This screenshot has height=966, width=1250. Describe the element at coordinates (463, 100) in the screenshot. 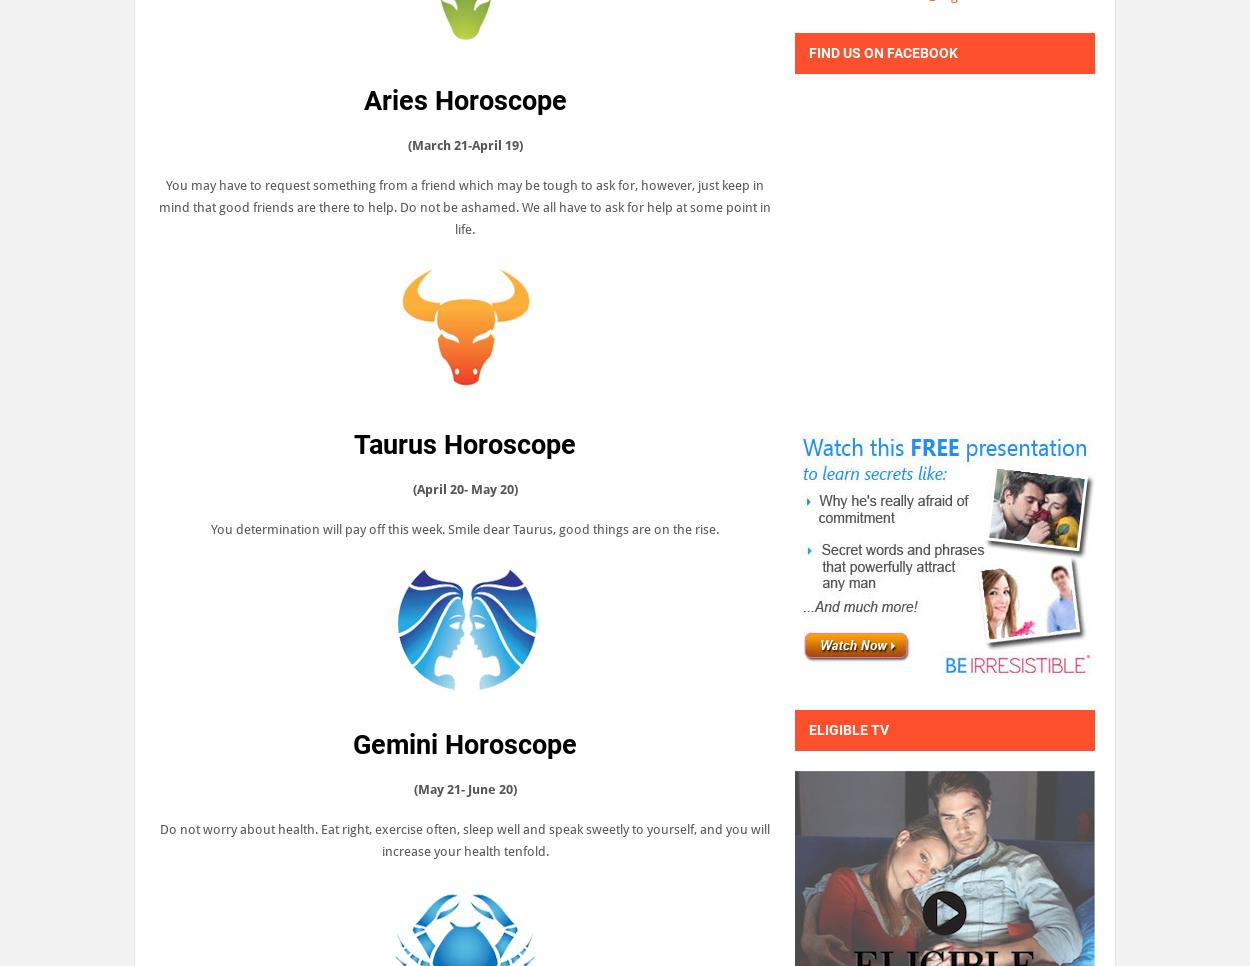

I see `'Aries Horoscope'` at that location.